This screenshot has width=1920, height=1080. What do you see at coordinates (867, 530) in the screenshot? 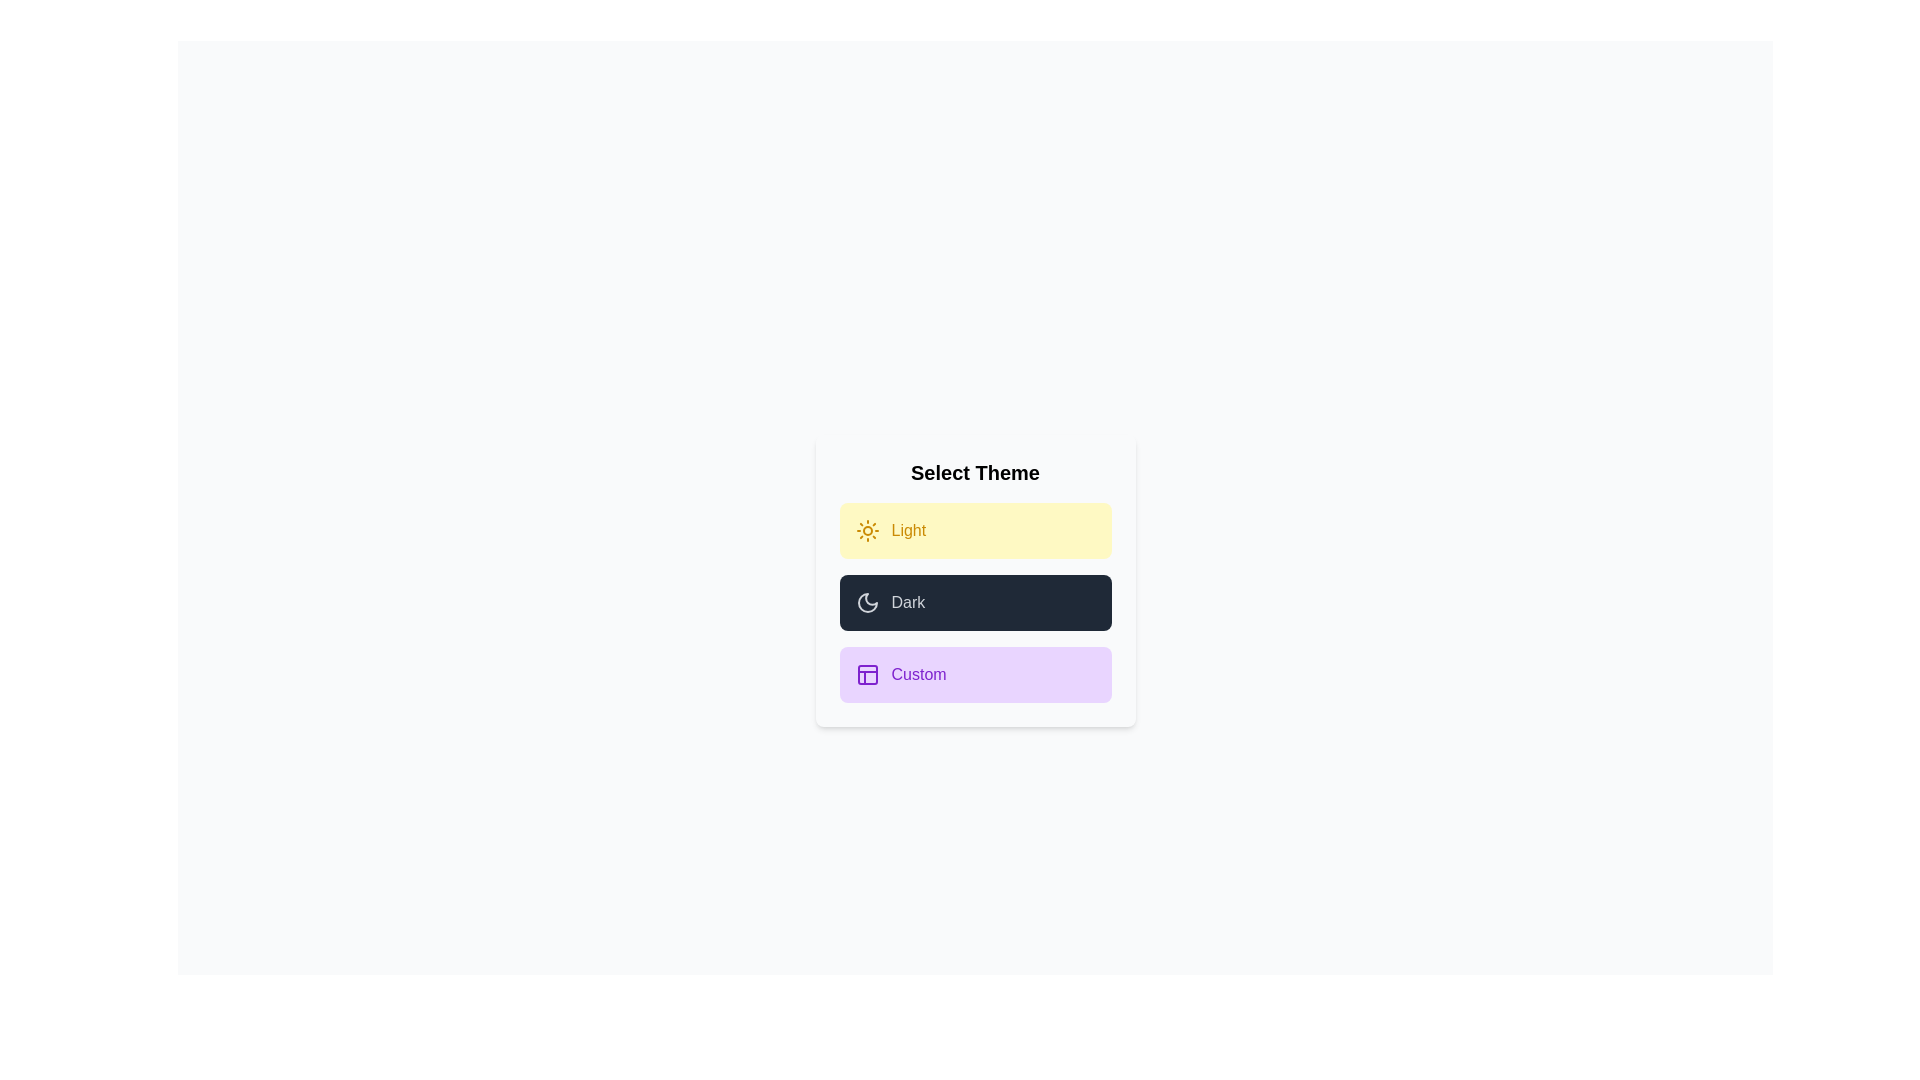
I see `the 'Light' option button, which has a yellow background and is the topmost in the list of theme options` at bounding box center [867, 530].